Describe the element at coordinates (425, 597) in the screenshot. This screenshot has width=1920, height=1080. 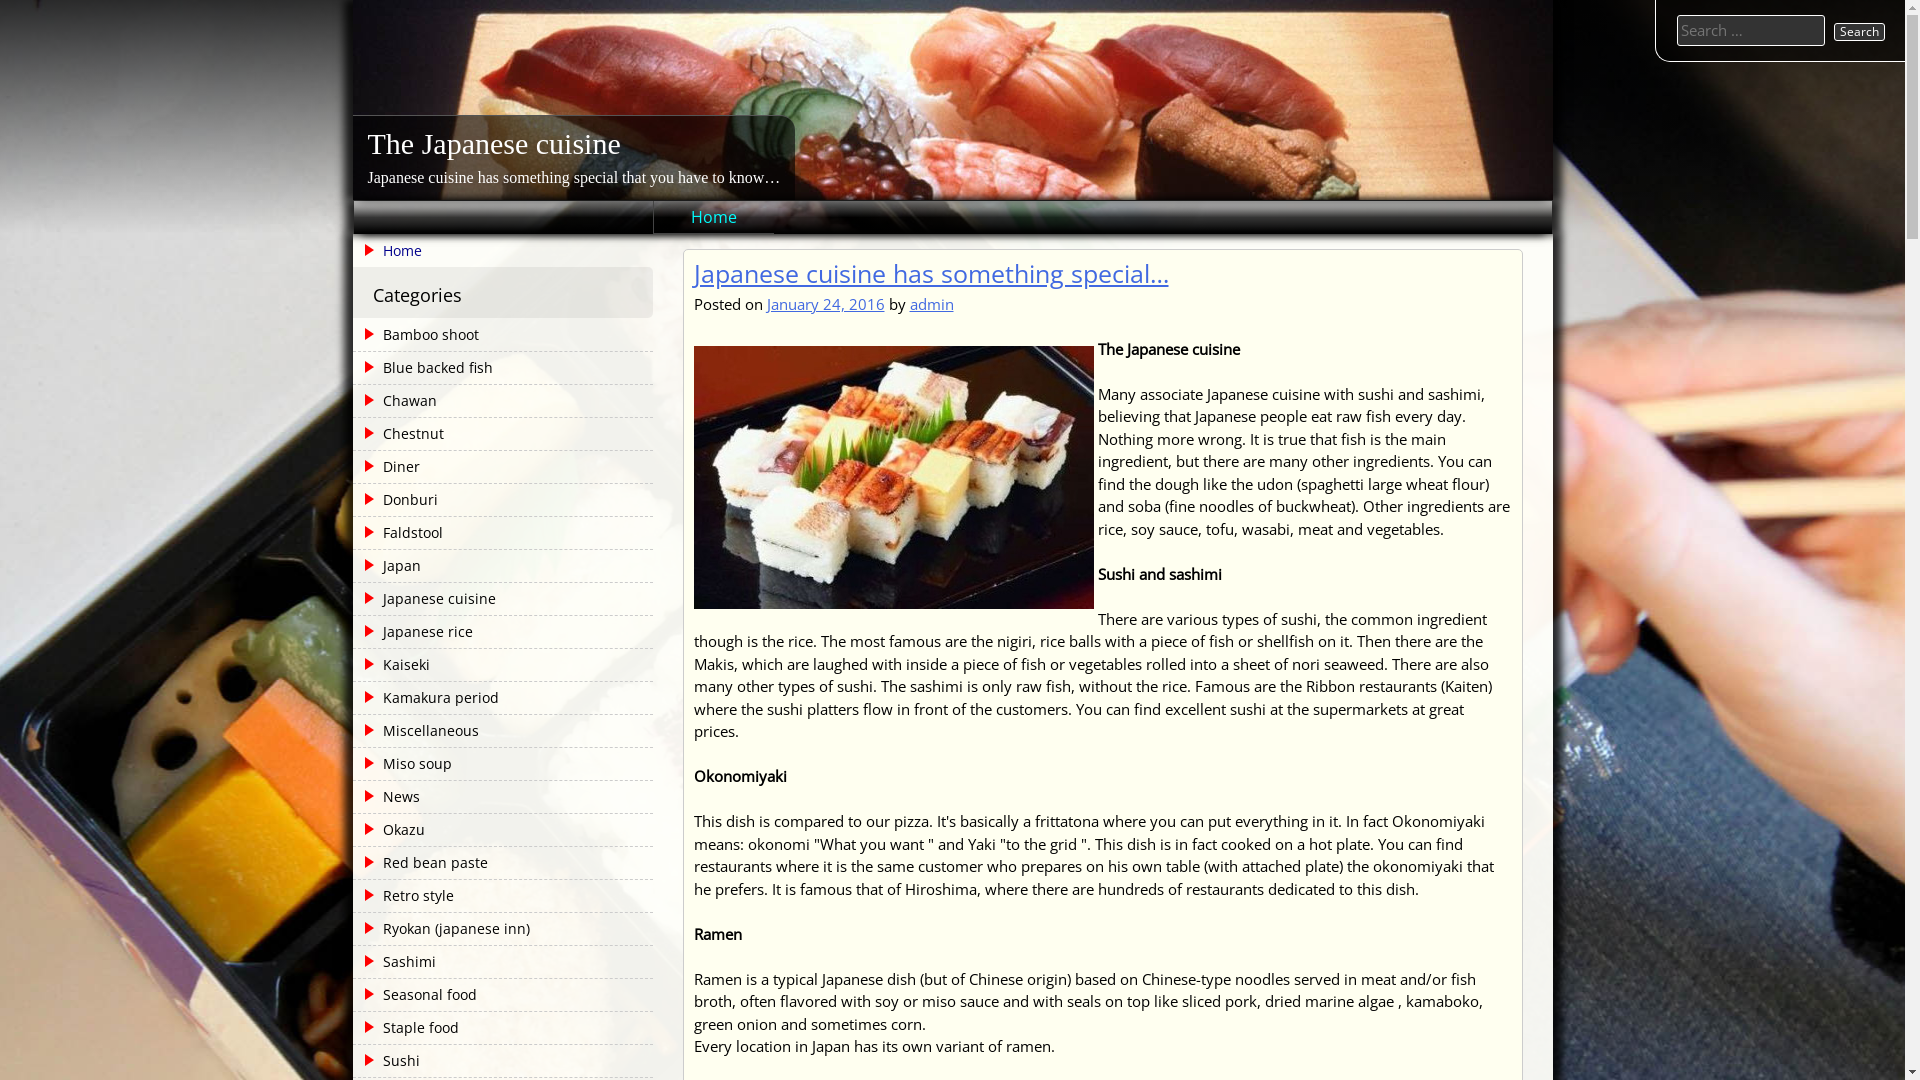
I see `'Japanese cuisine'` at that location.